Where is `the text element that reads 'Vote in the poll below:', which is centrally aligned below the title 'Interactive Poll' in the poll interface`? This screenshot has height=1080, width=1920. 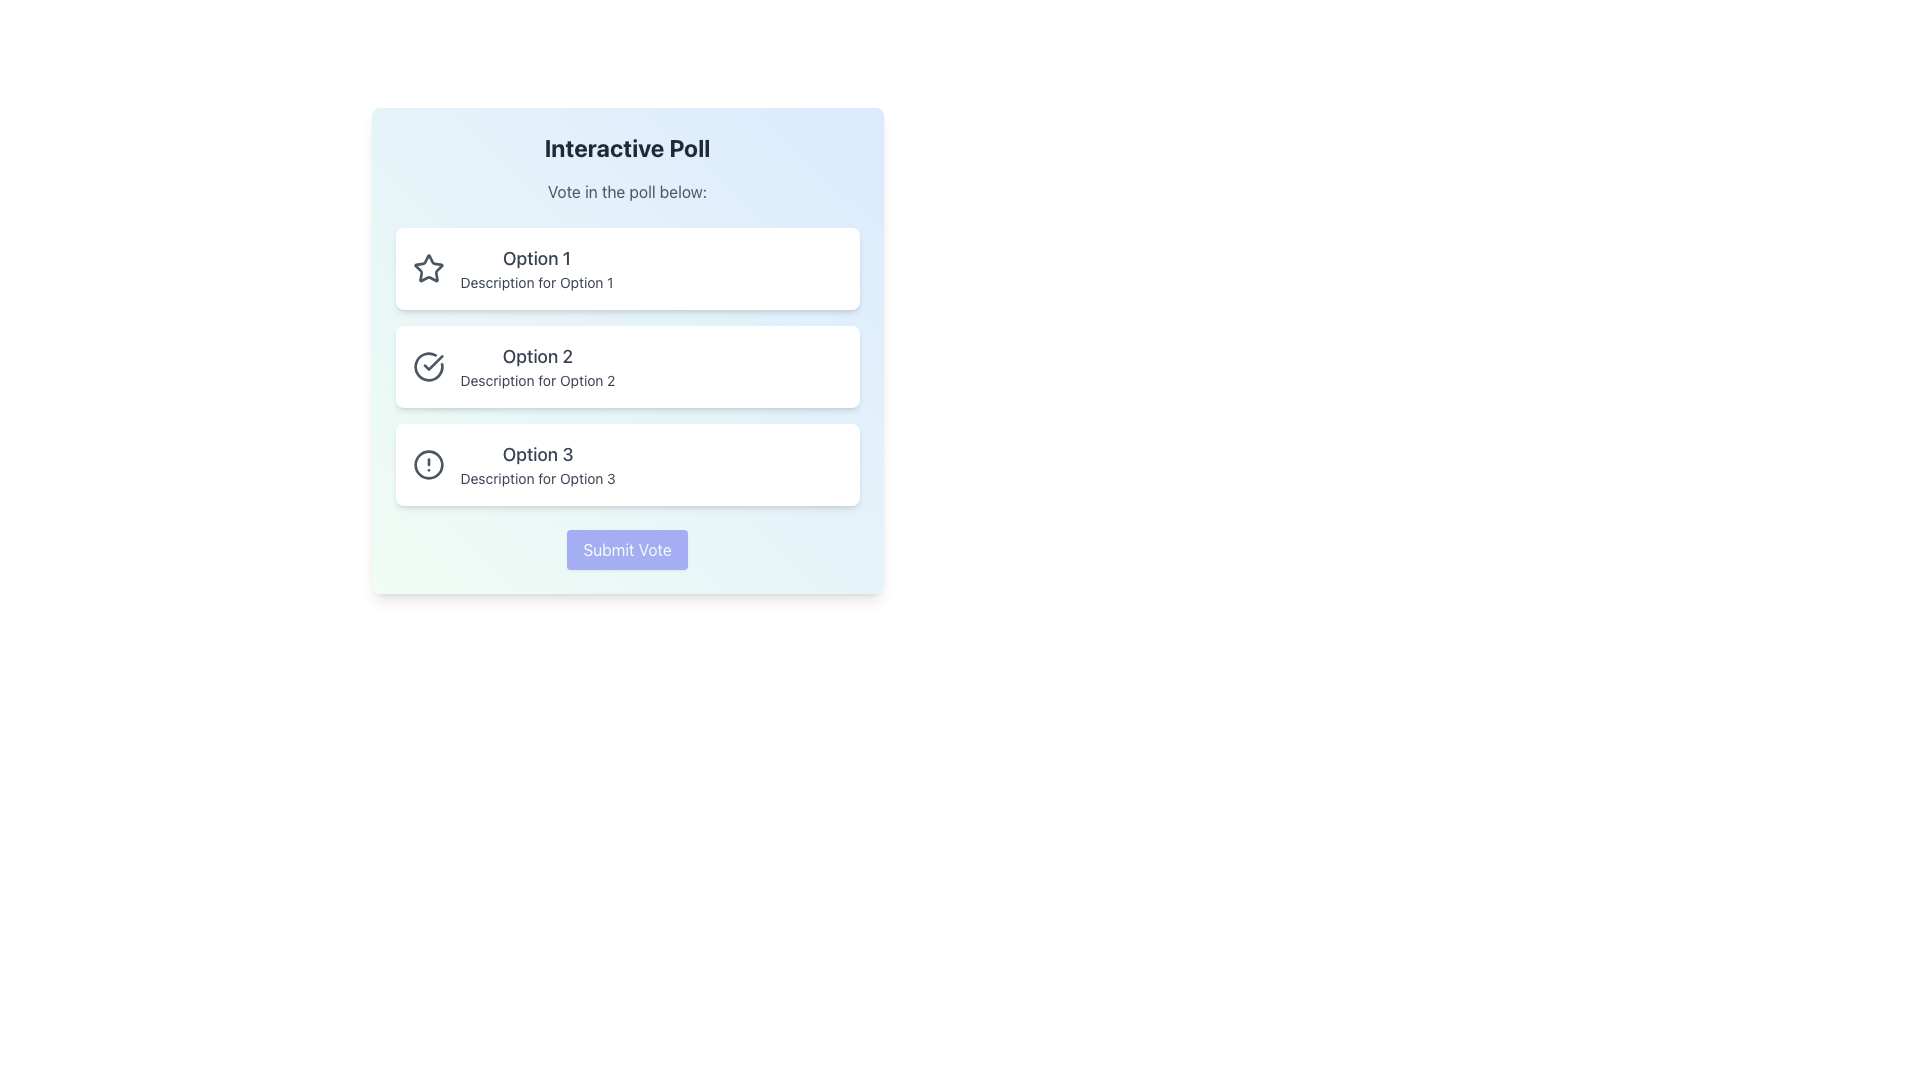
the text element that reads 'Vote in the poll below:', which is centrally aligned below the title 'Interactive Poll' in the poll interface is located at coordinates (626, 192).